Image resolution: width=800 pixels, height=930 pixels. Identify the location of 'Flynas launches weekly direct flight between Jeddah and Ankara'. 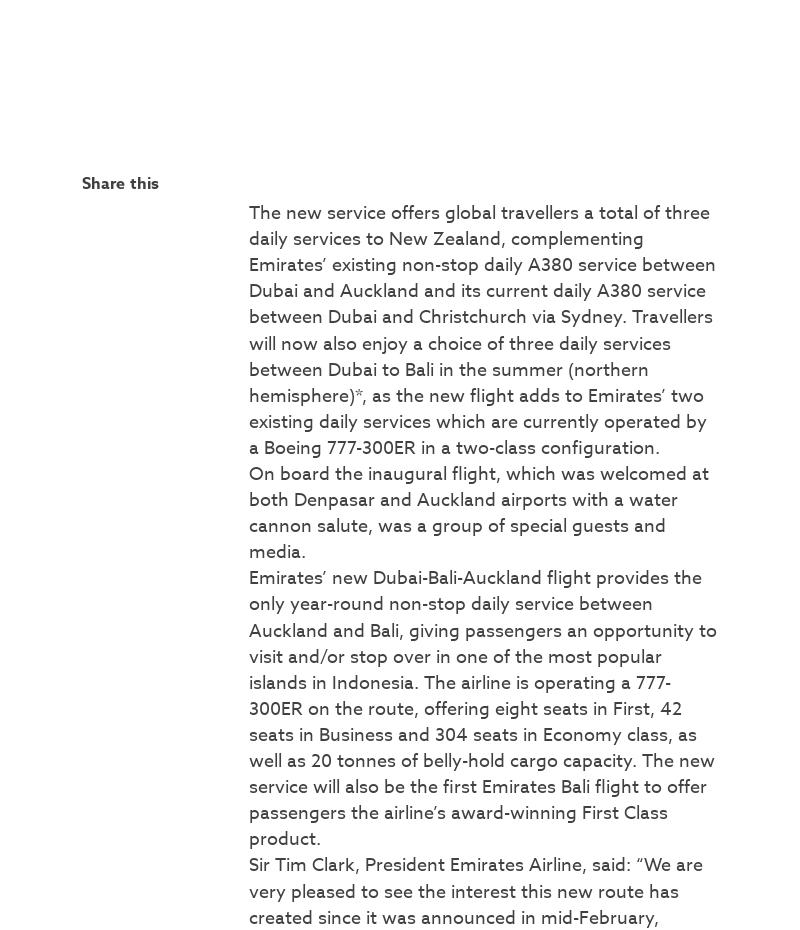
(588, 607).